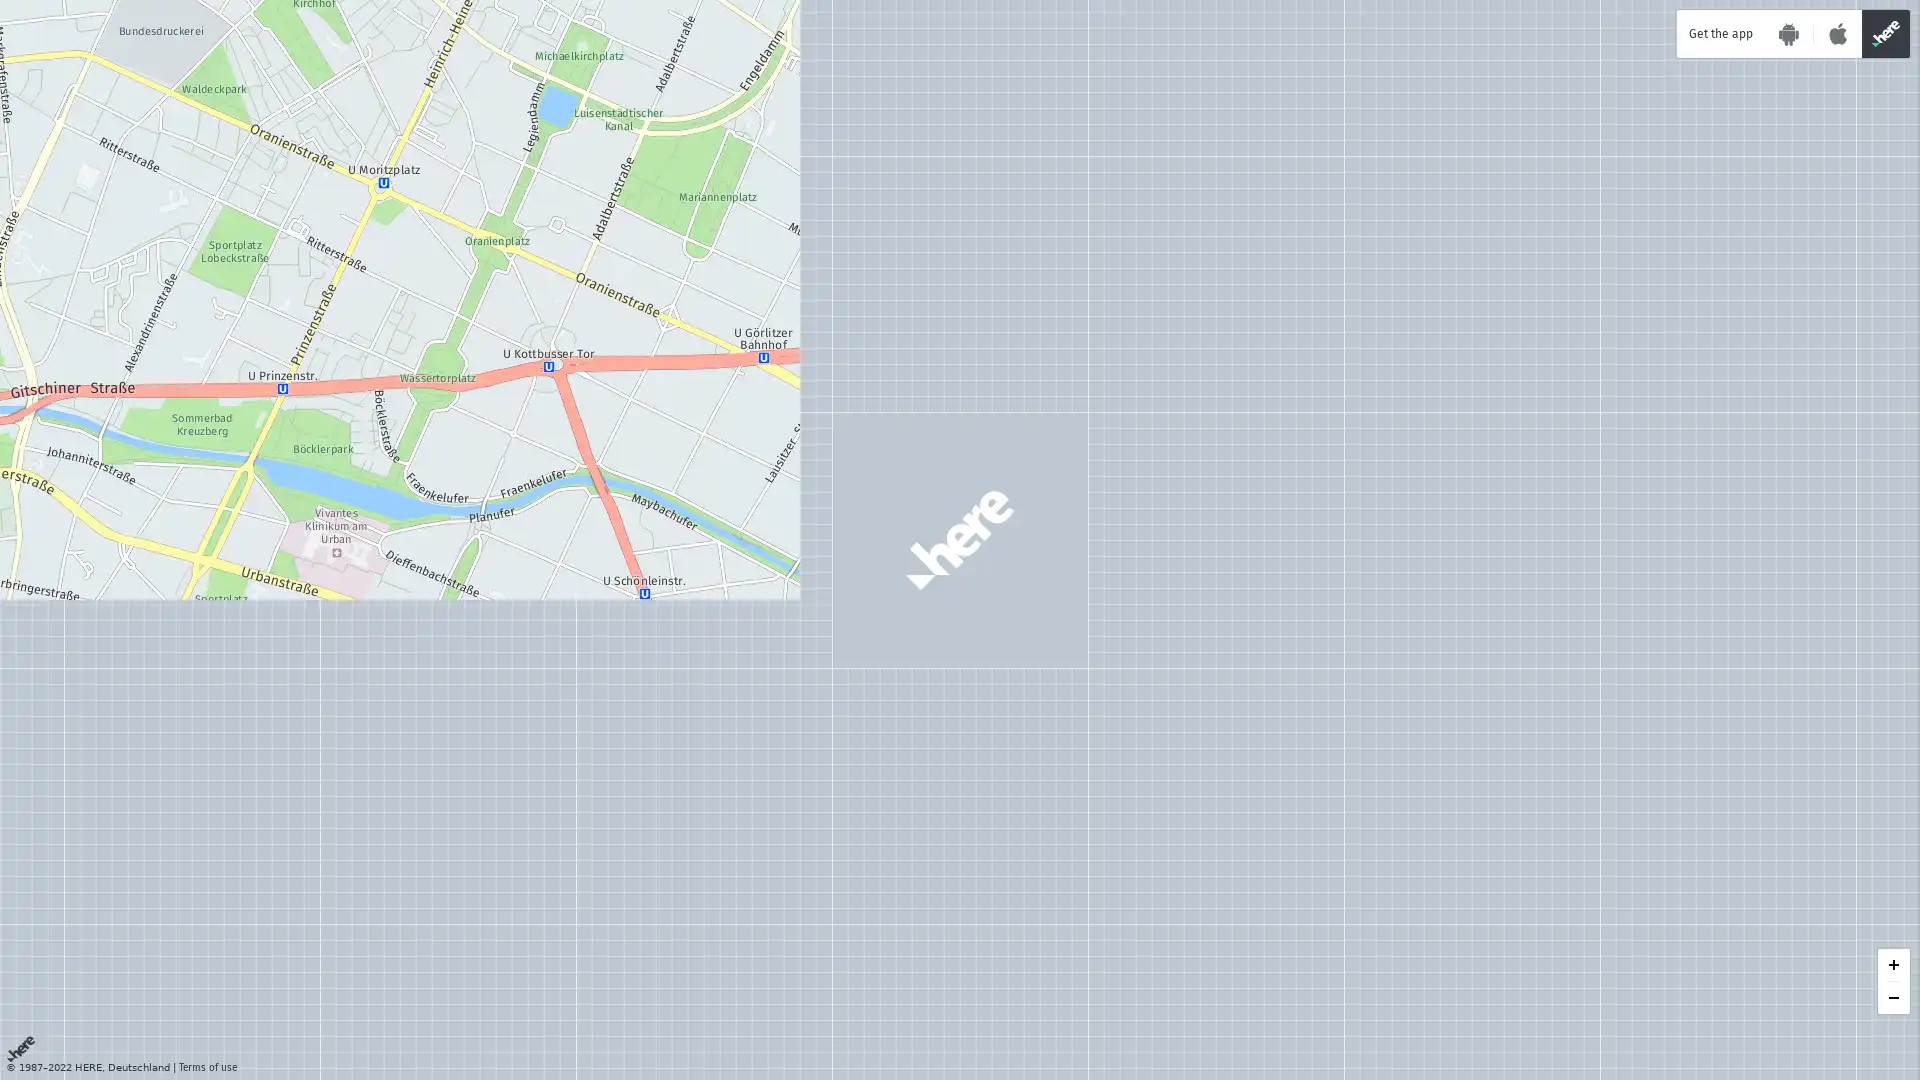 This screenshot has height=1080, width=1920. What do you see at coordinates (1817, 923) in the screenshot?
I see `Map view` at bounding box center [1817, 923].